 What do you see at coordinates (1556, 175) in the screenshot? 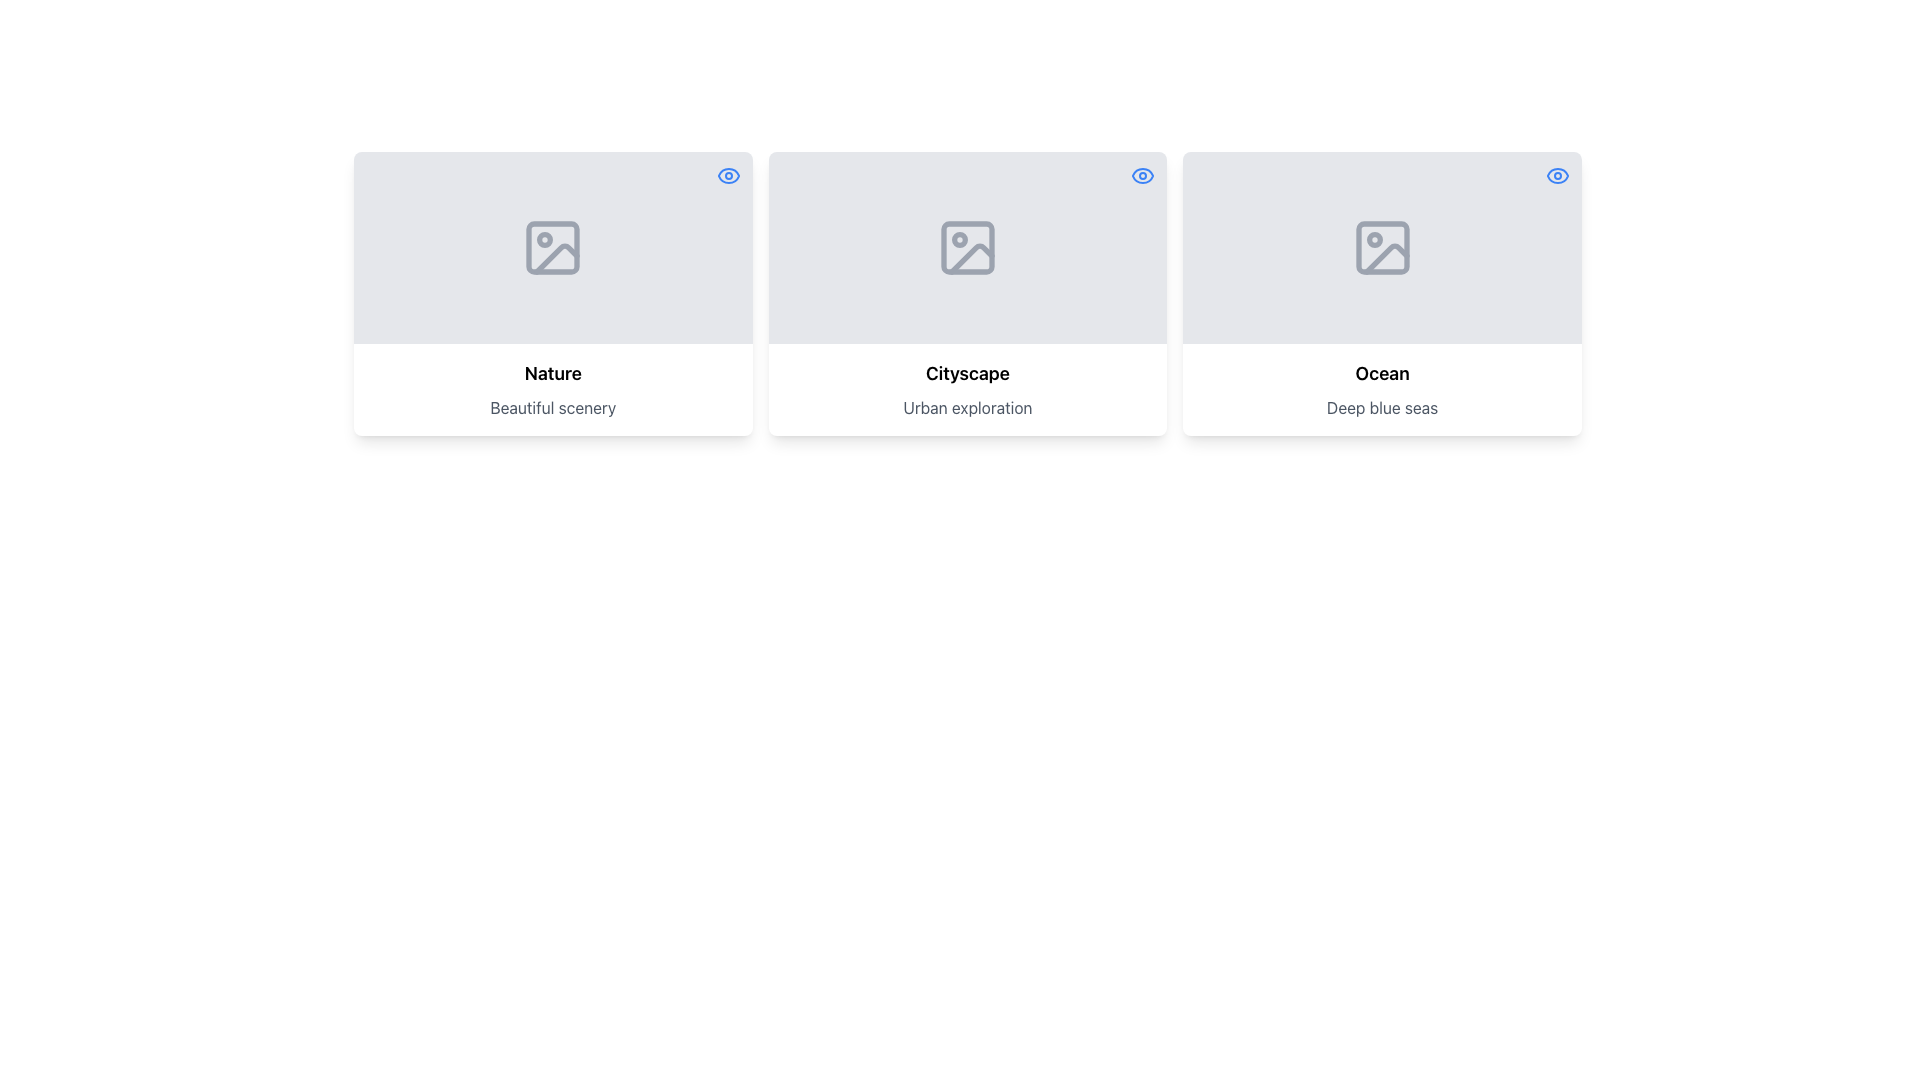
I see `the blue eye icon button located in the top-right corner of the 'Ocean' card` at bounding box center [1556, 175].